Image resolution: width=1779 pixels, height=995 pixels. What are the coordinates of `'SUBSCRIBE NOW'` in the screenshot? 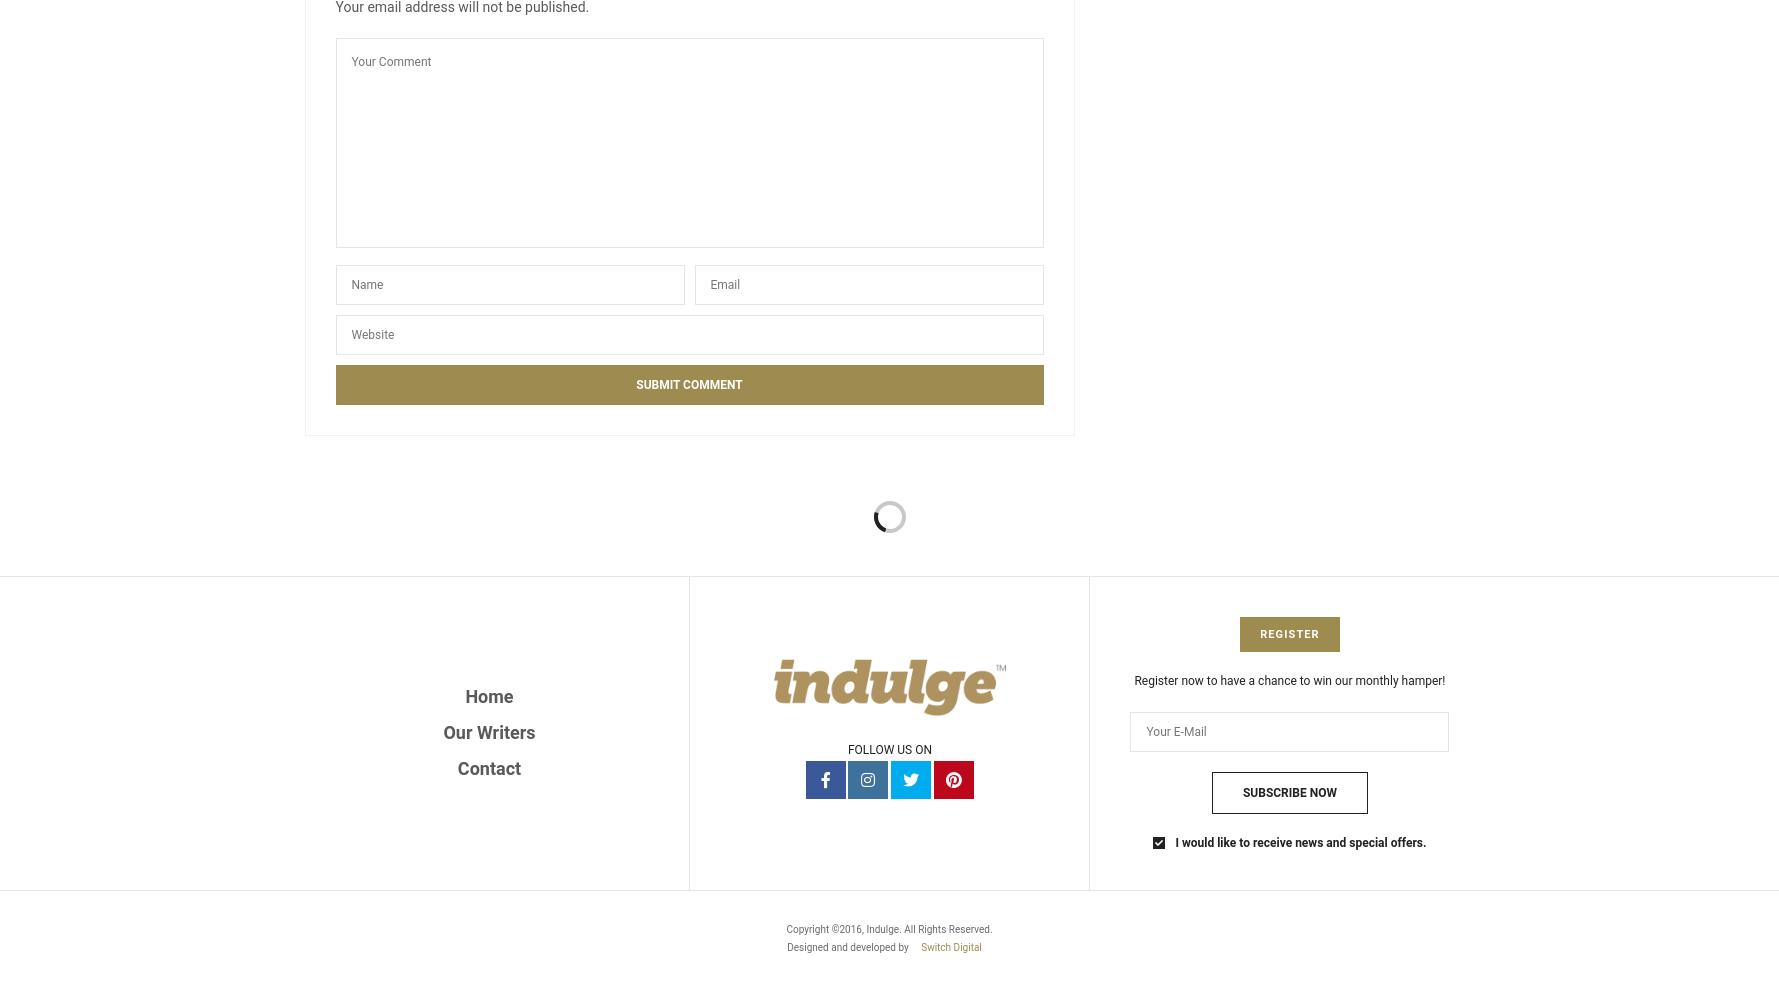 It's located at (1289, 792).